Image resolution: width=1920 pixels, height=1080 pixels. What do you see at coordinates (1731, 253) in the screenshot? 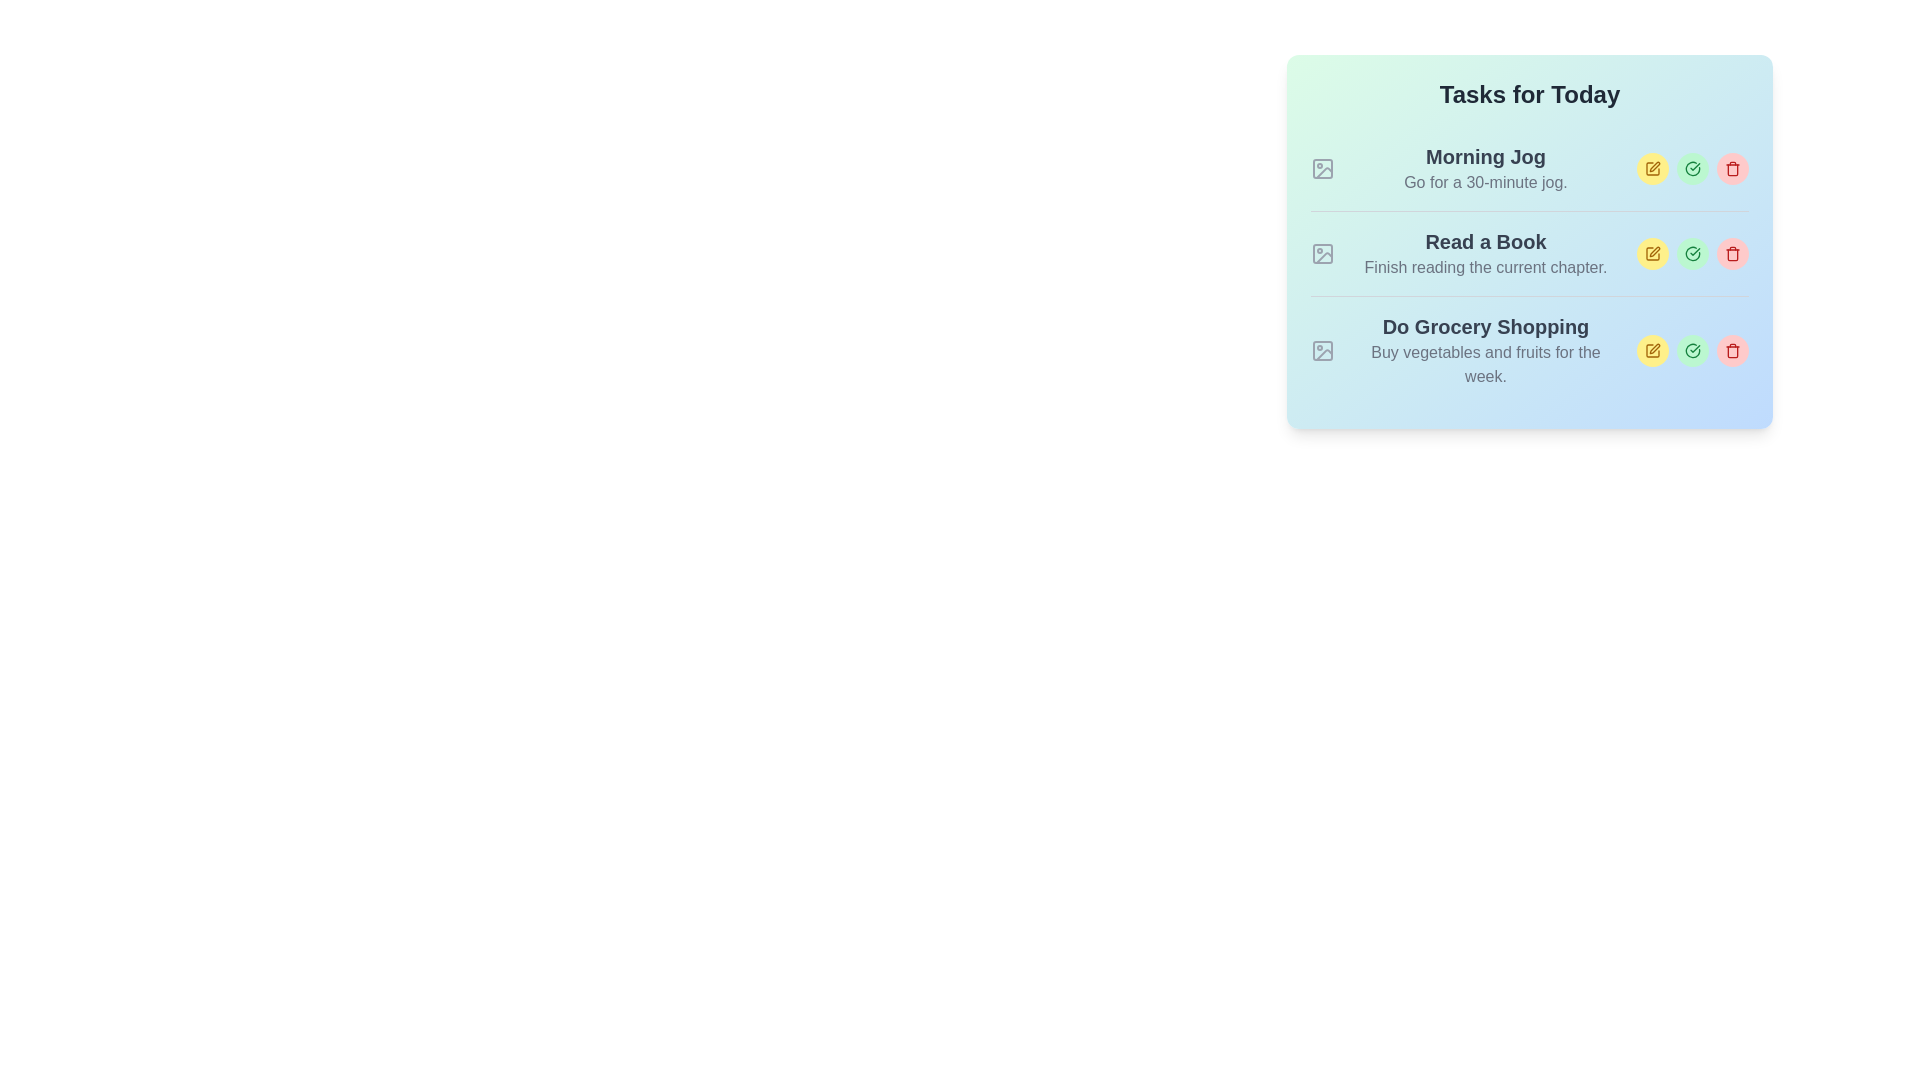
I see `the circular red button with a trashcan icon, which is the rightmost button in the action group for the 'Read a Book' task` at bounding box center [1731, 253].